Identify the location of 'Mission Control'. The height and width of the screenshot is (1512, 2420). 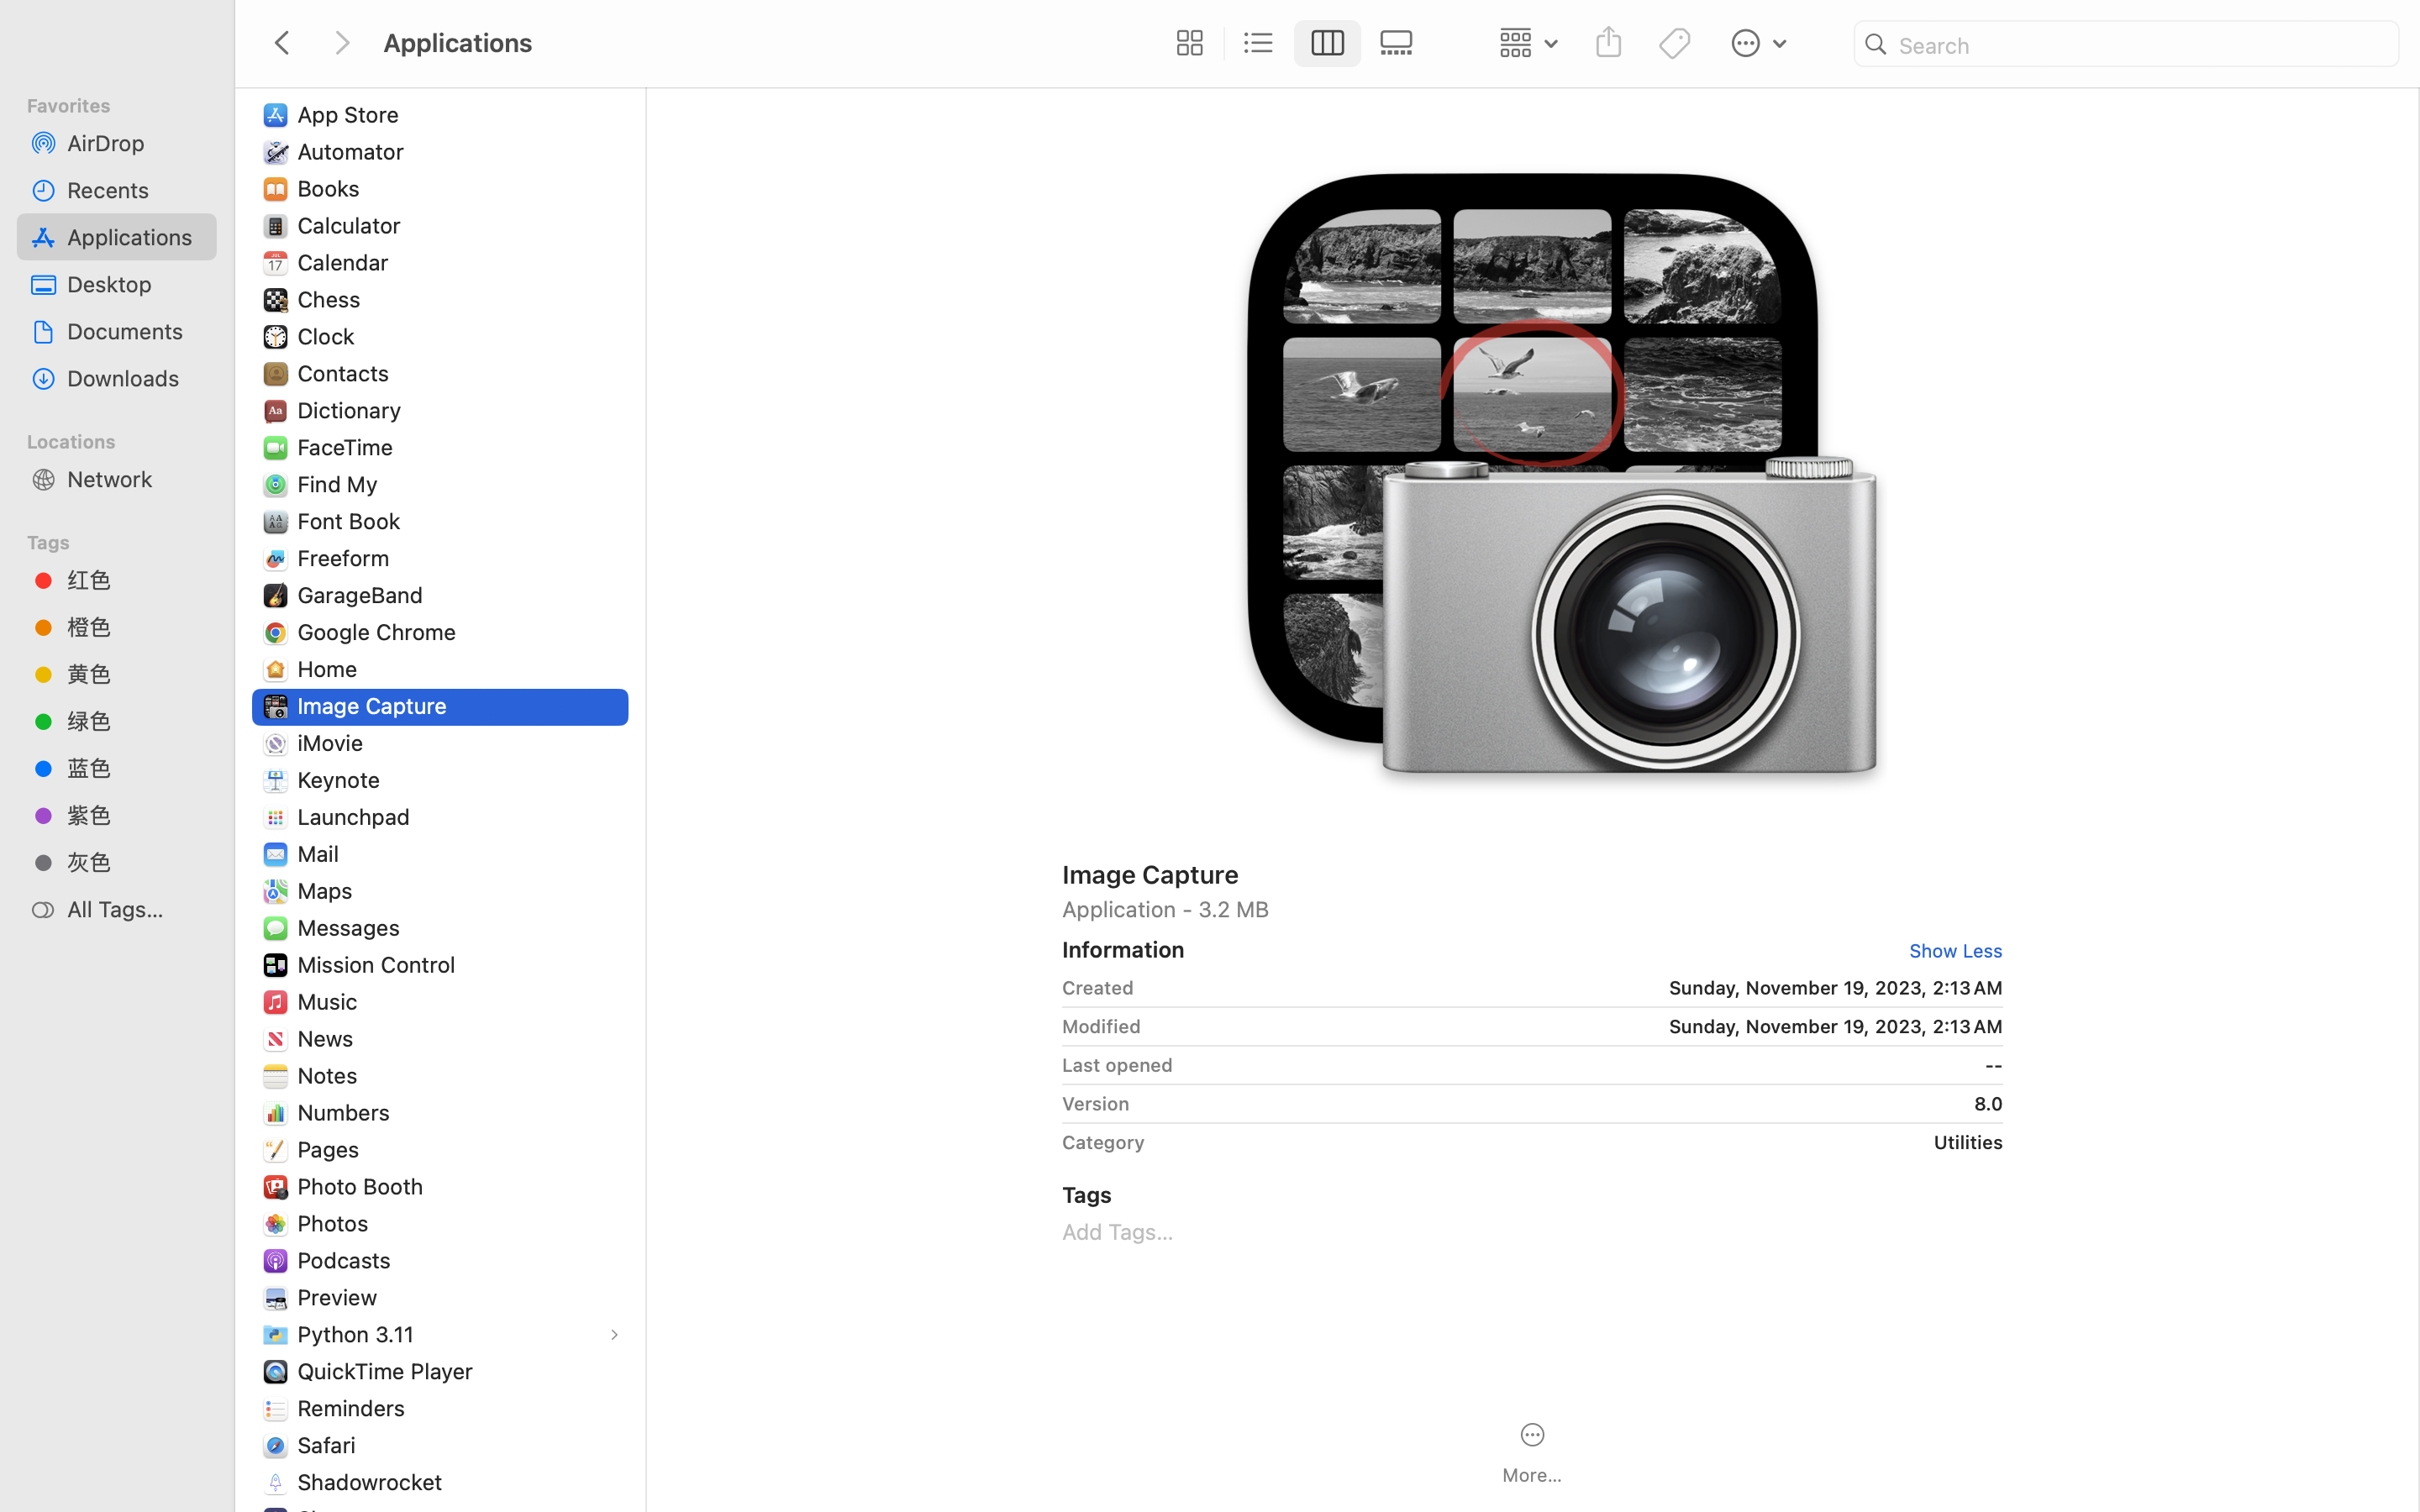
(381, 964).